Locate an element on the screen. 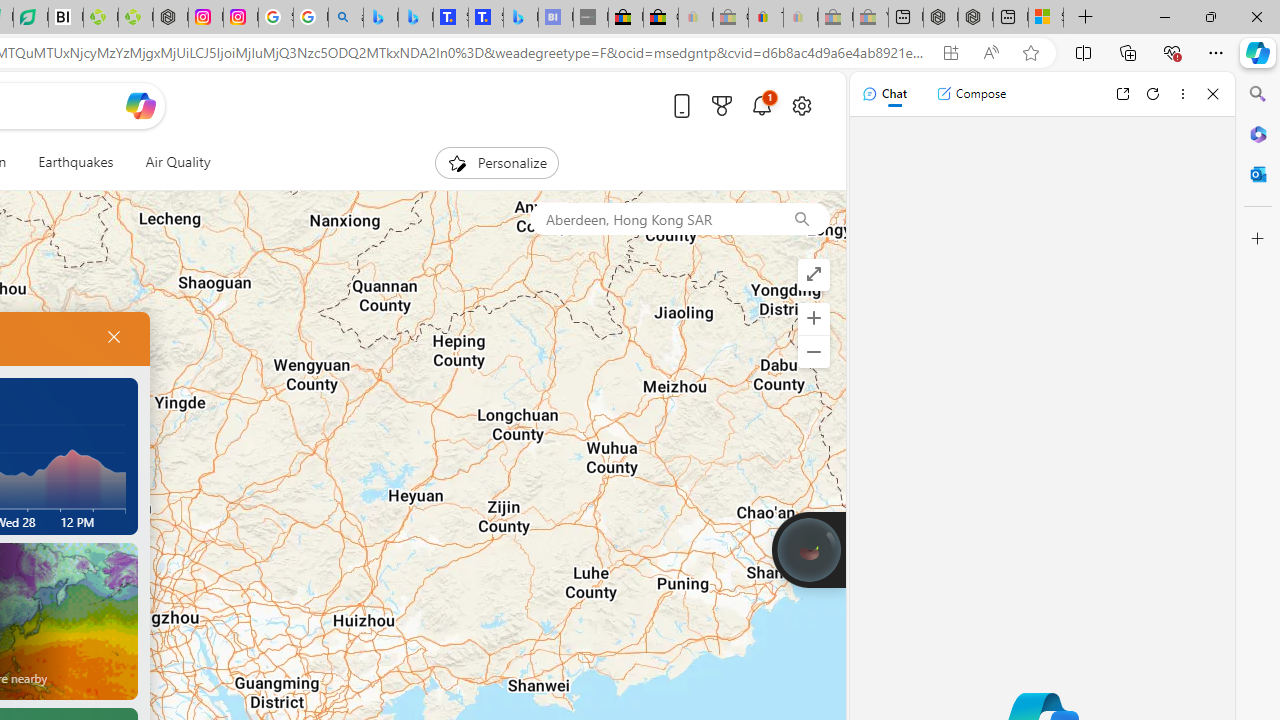 The height and width of the screenshot is (720, 1280). 'Yard, Garden & Outdoor Living - Sleeping' is located at coordinates (871, 17).